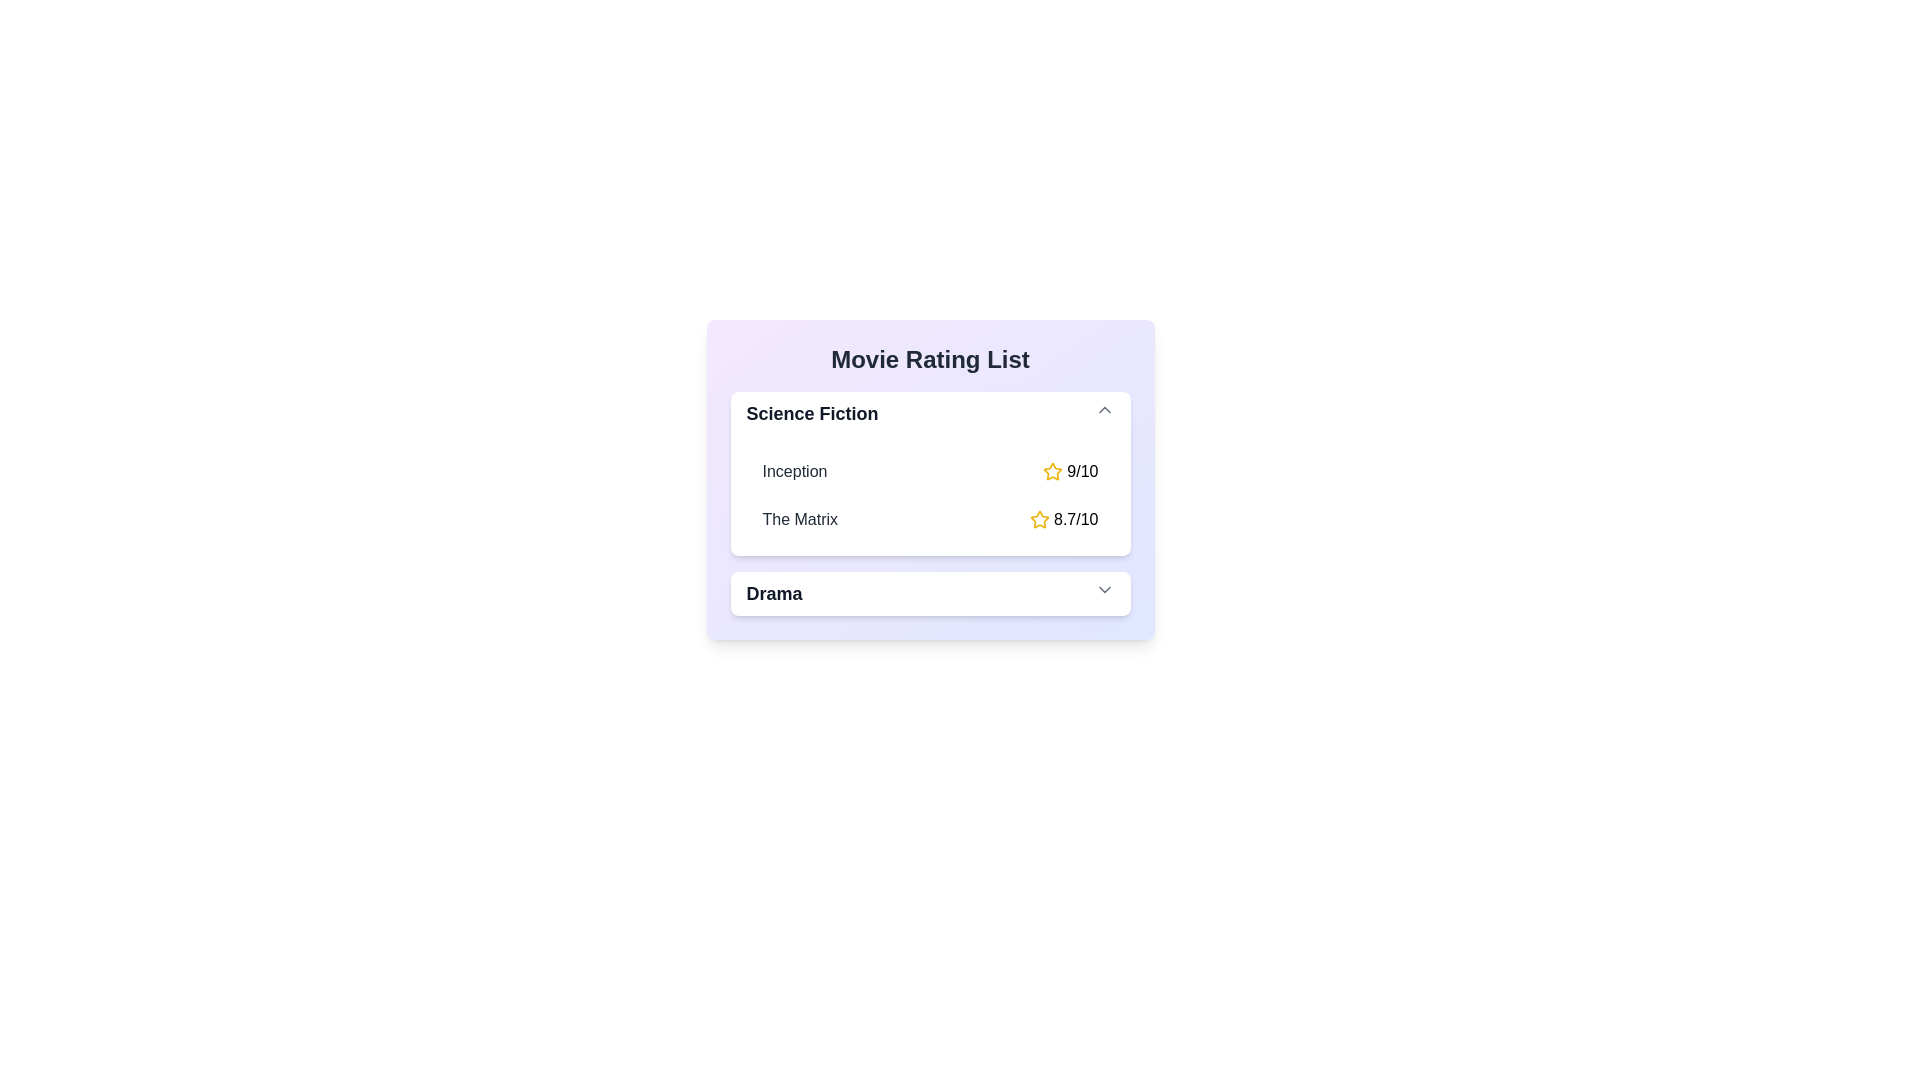 This screenshot has height=1080, width=1920. Describe the element at coordinates (929, 358) in the screenshot. I see `the title of the component labeled 'Movie Rating List'` at that location.